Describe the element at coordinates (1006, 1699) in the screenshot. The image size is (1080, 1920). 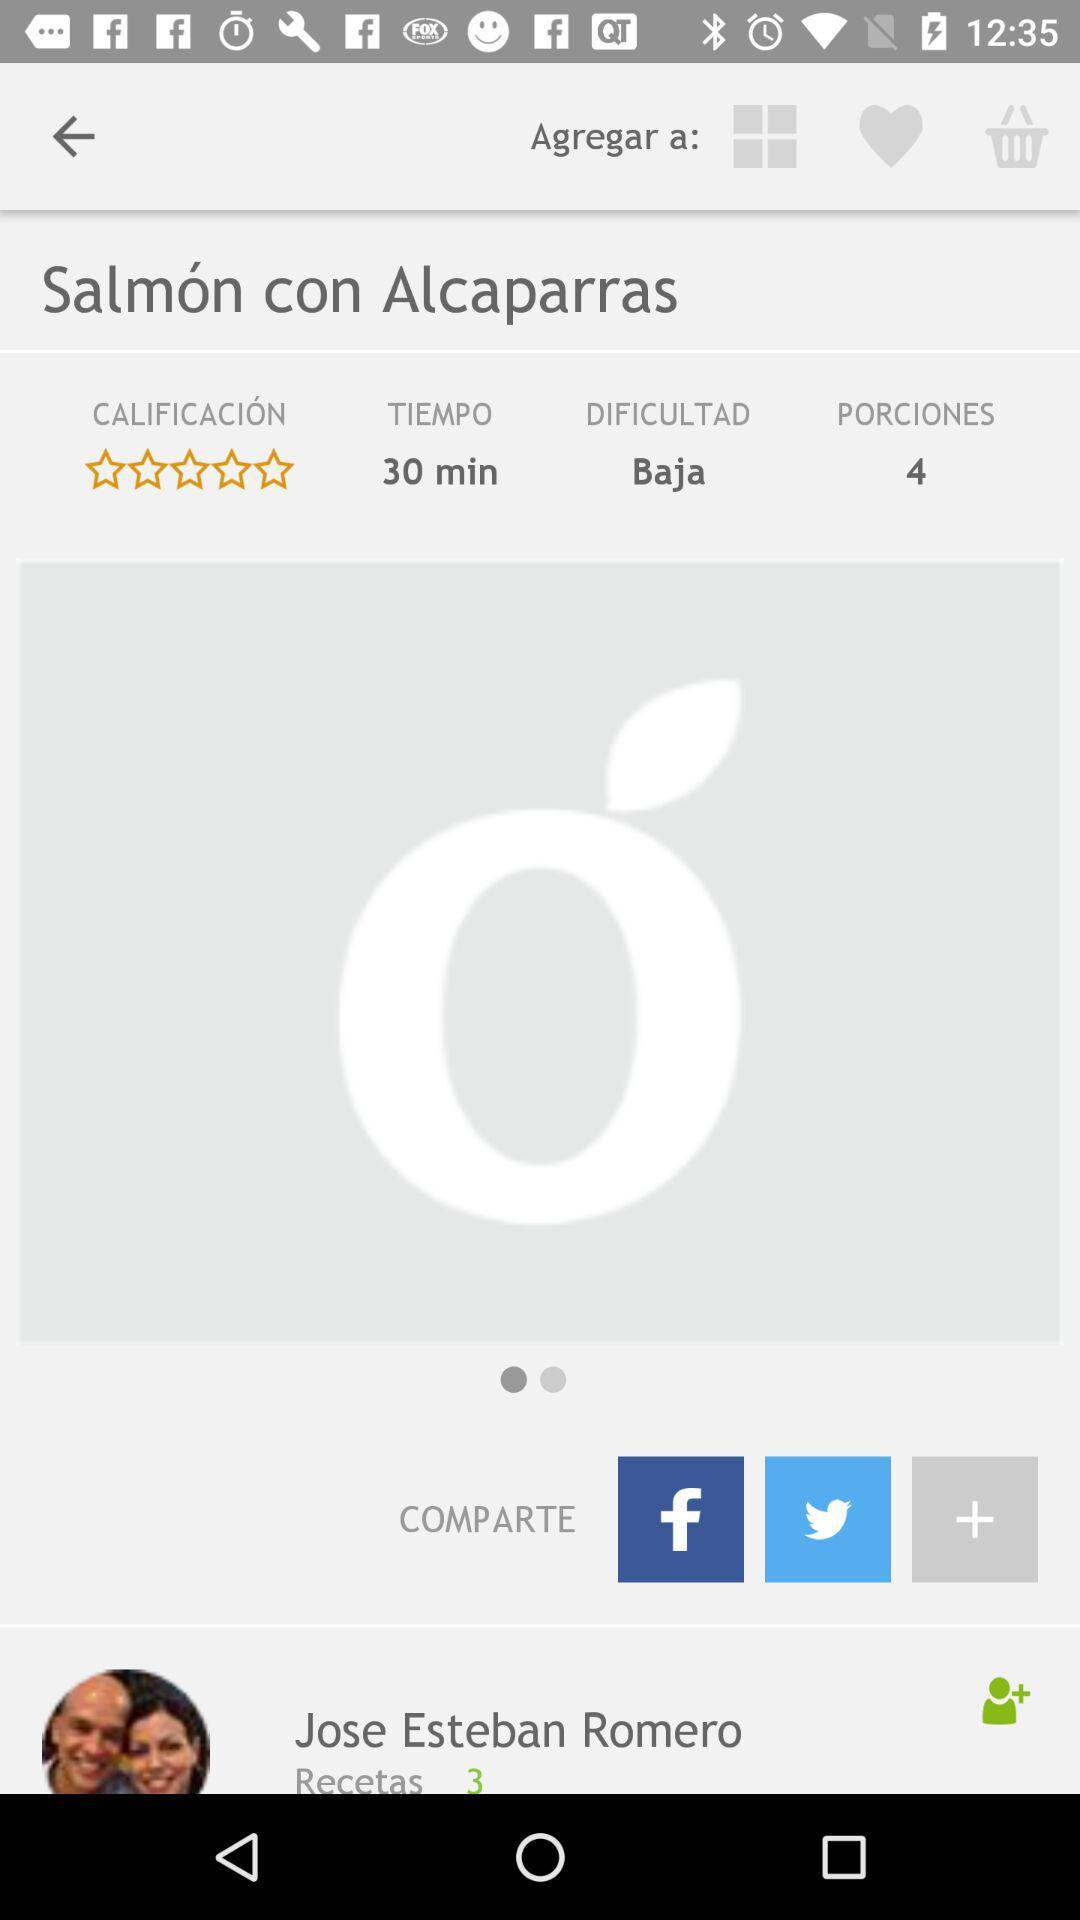
I see `follow account` at that location.